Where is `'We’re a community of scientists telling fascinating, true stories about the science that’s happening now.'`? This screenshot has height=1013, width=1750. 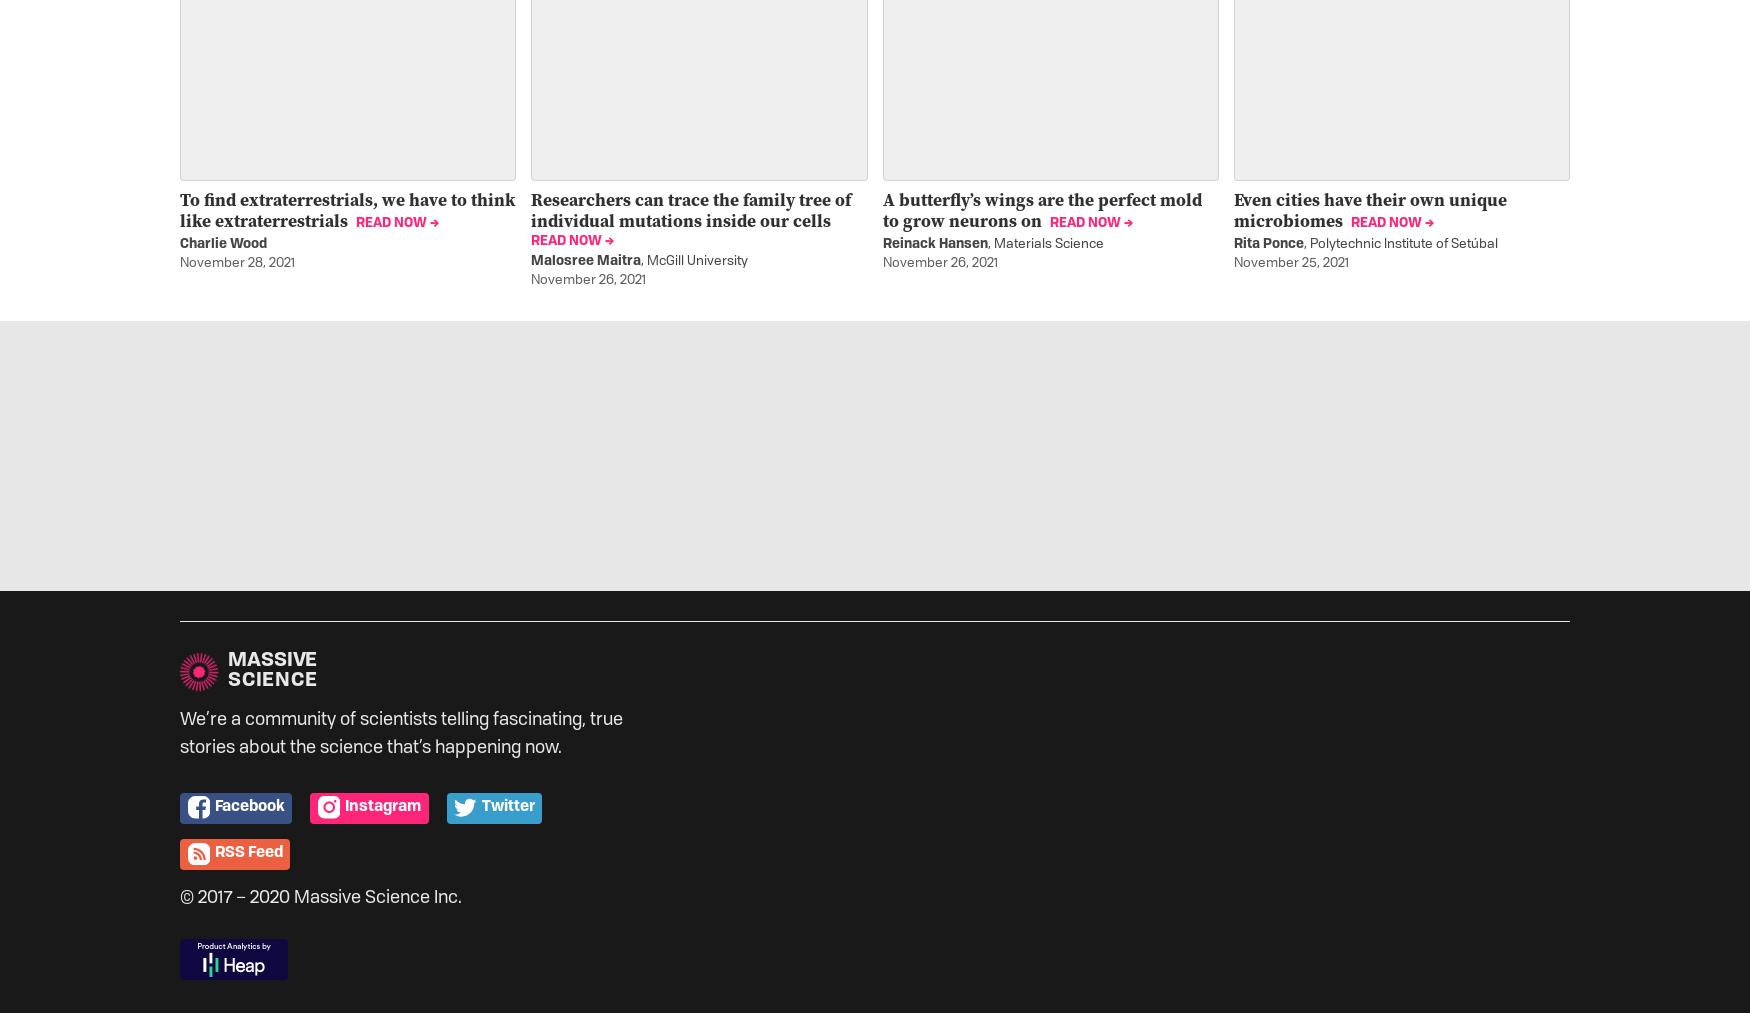
'We’re a community of scientists telling fascinating, true stories about the science that’s happening now.' is located at coordinates (179, 733).